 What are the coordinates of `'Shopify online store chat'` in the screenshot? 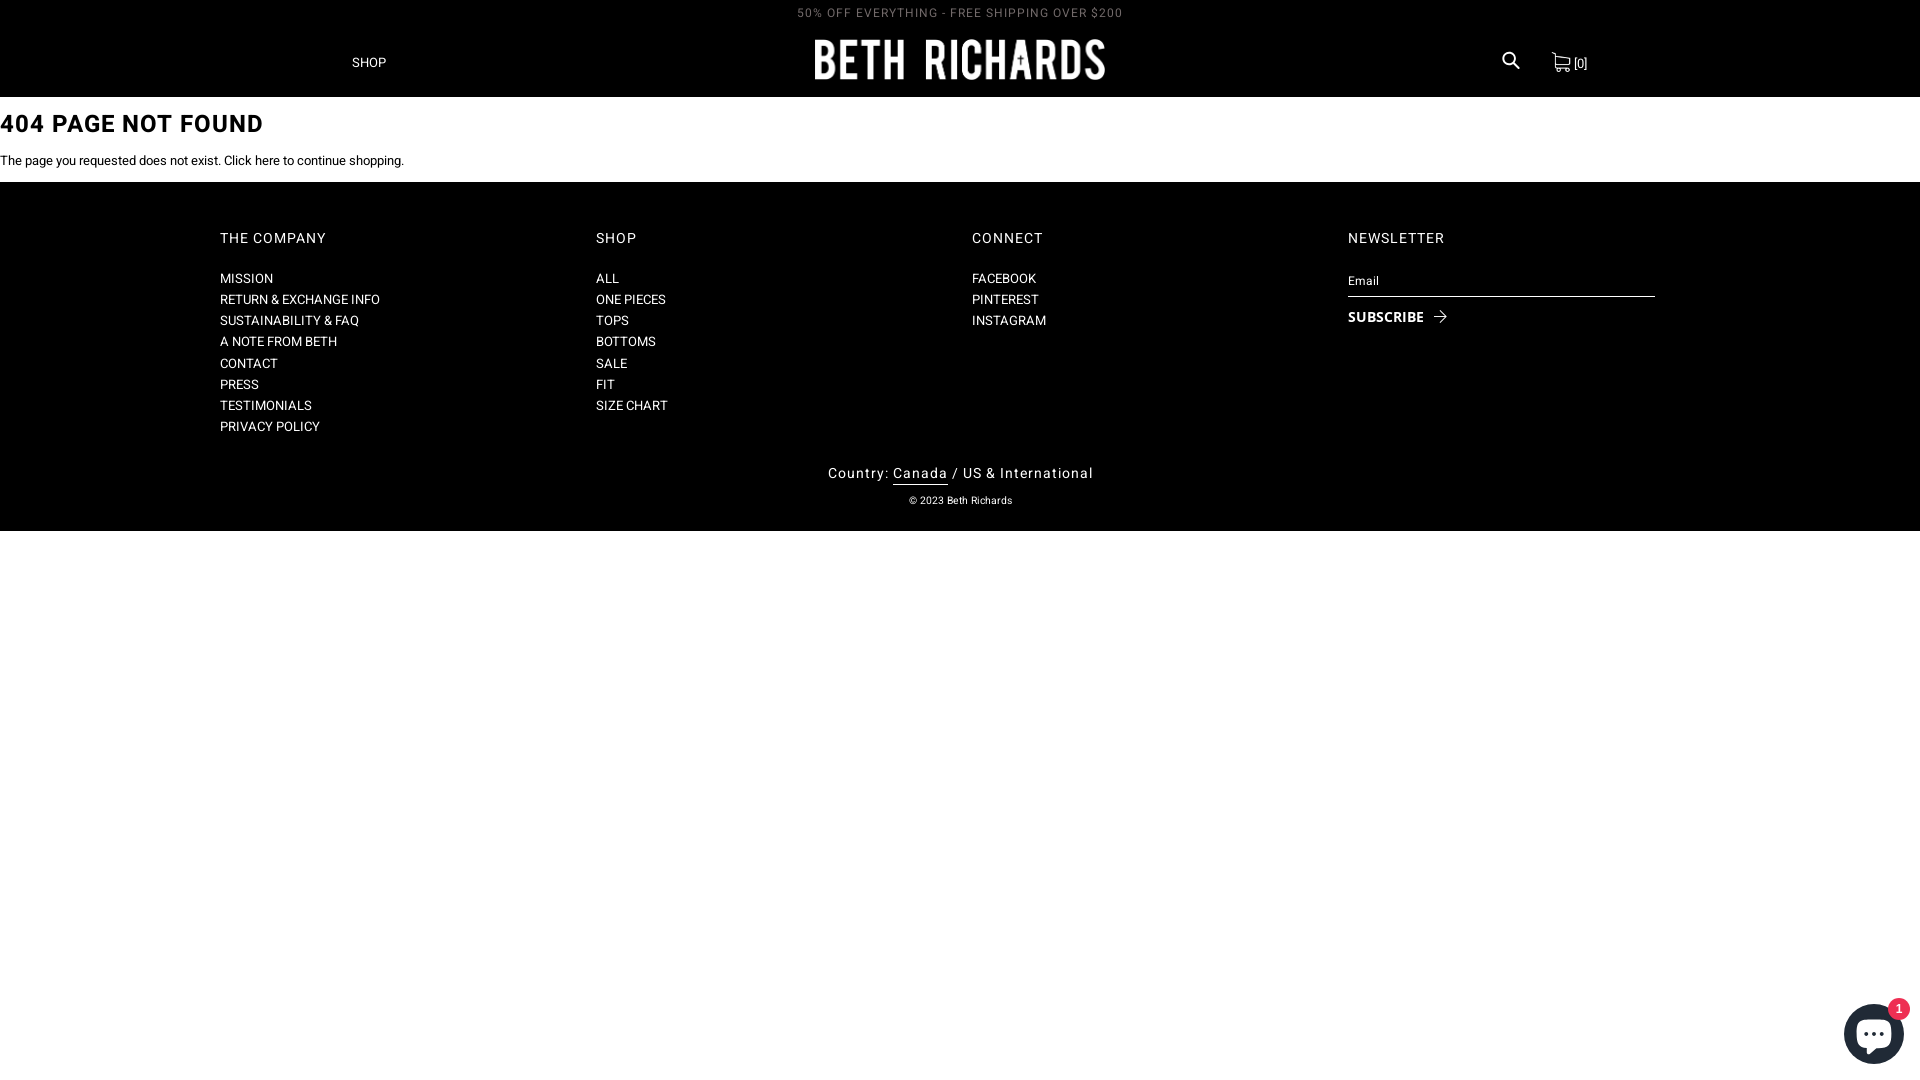 It's located at (1838, 1029).